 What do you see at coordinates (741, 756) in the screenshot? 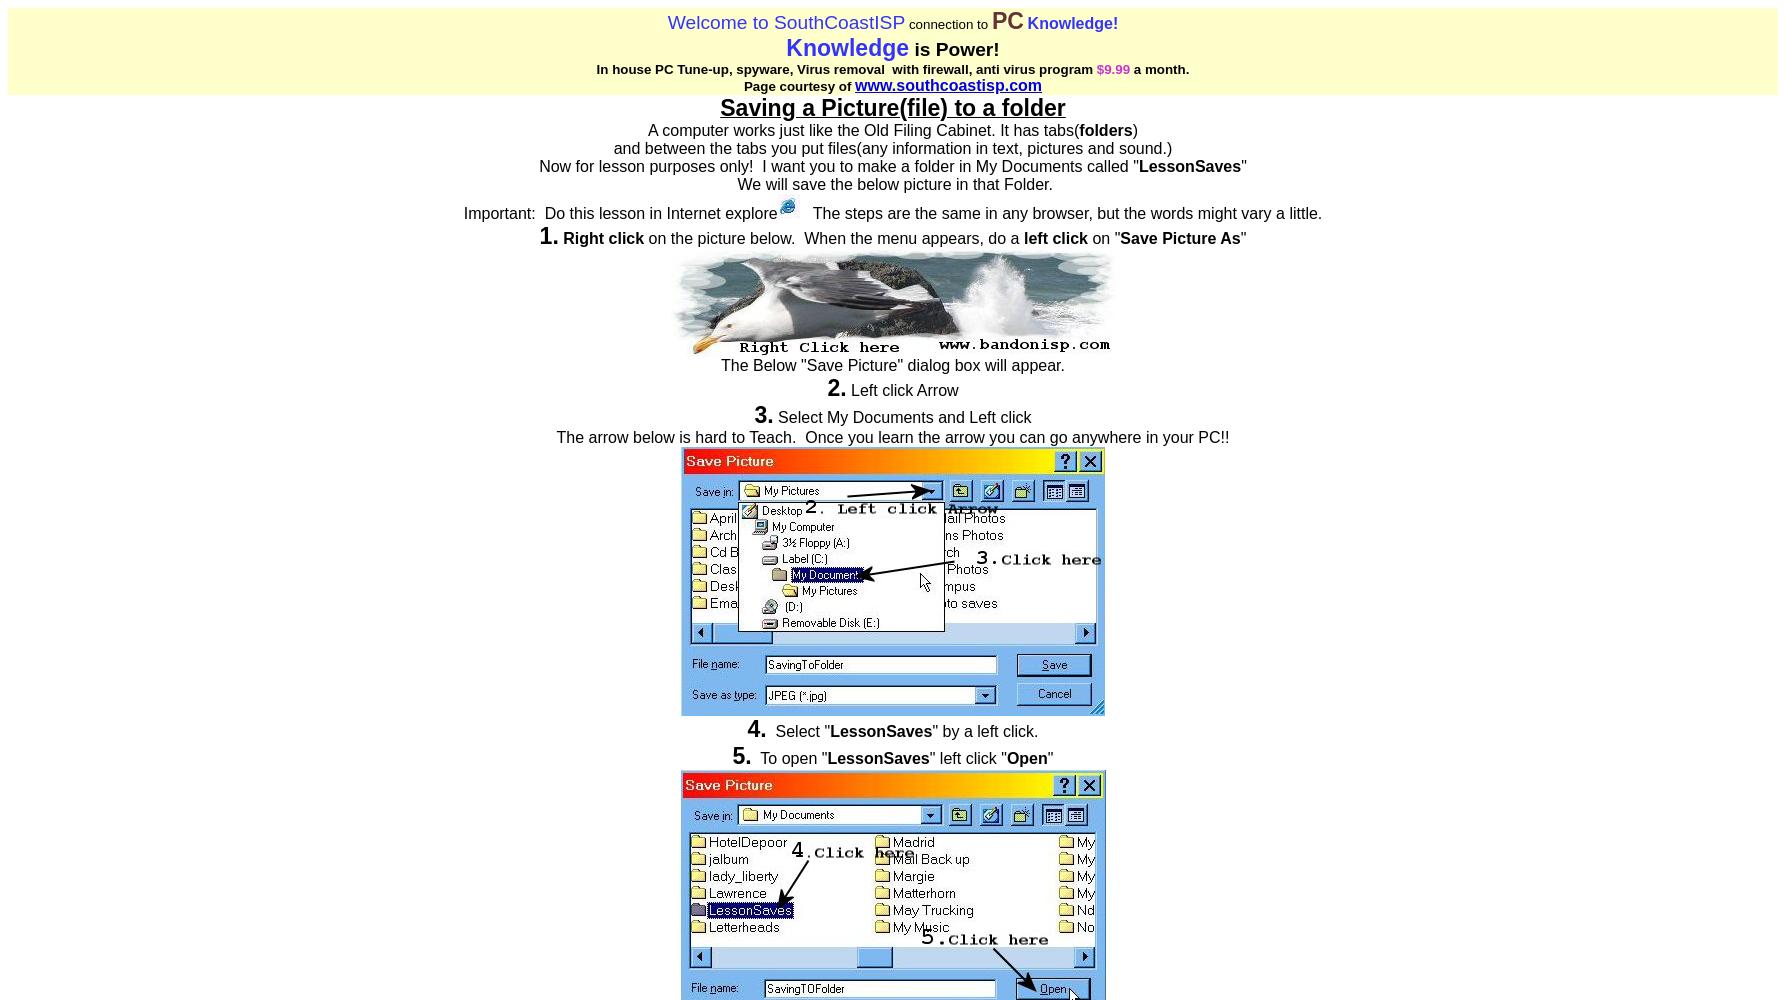
I see `'5.'` at bounding box center [741, 756].